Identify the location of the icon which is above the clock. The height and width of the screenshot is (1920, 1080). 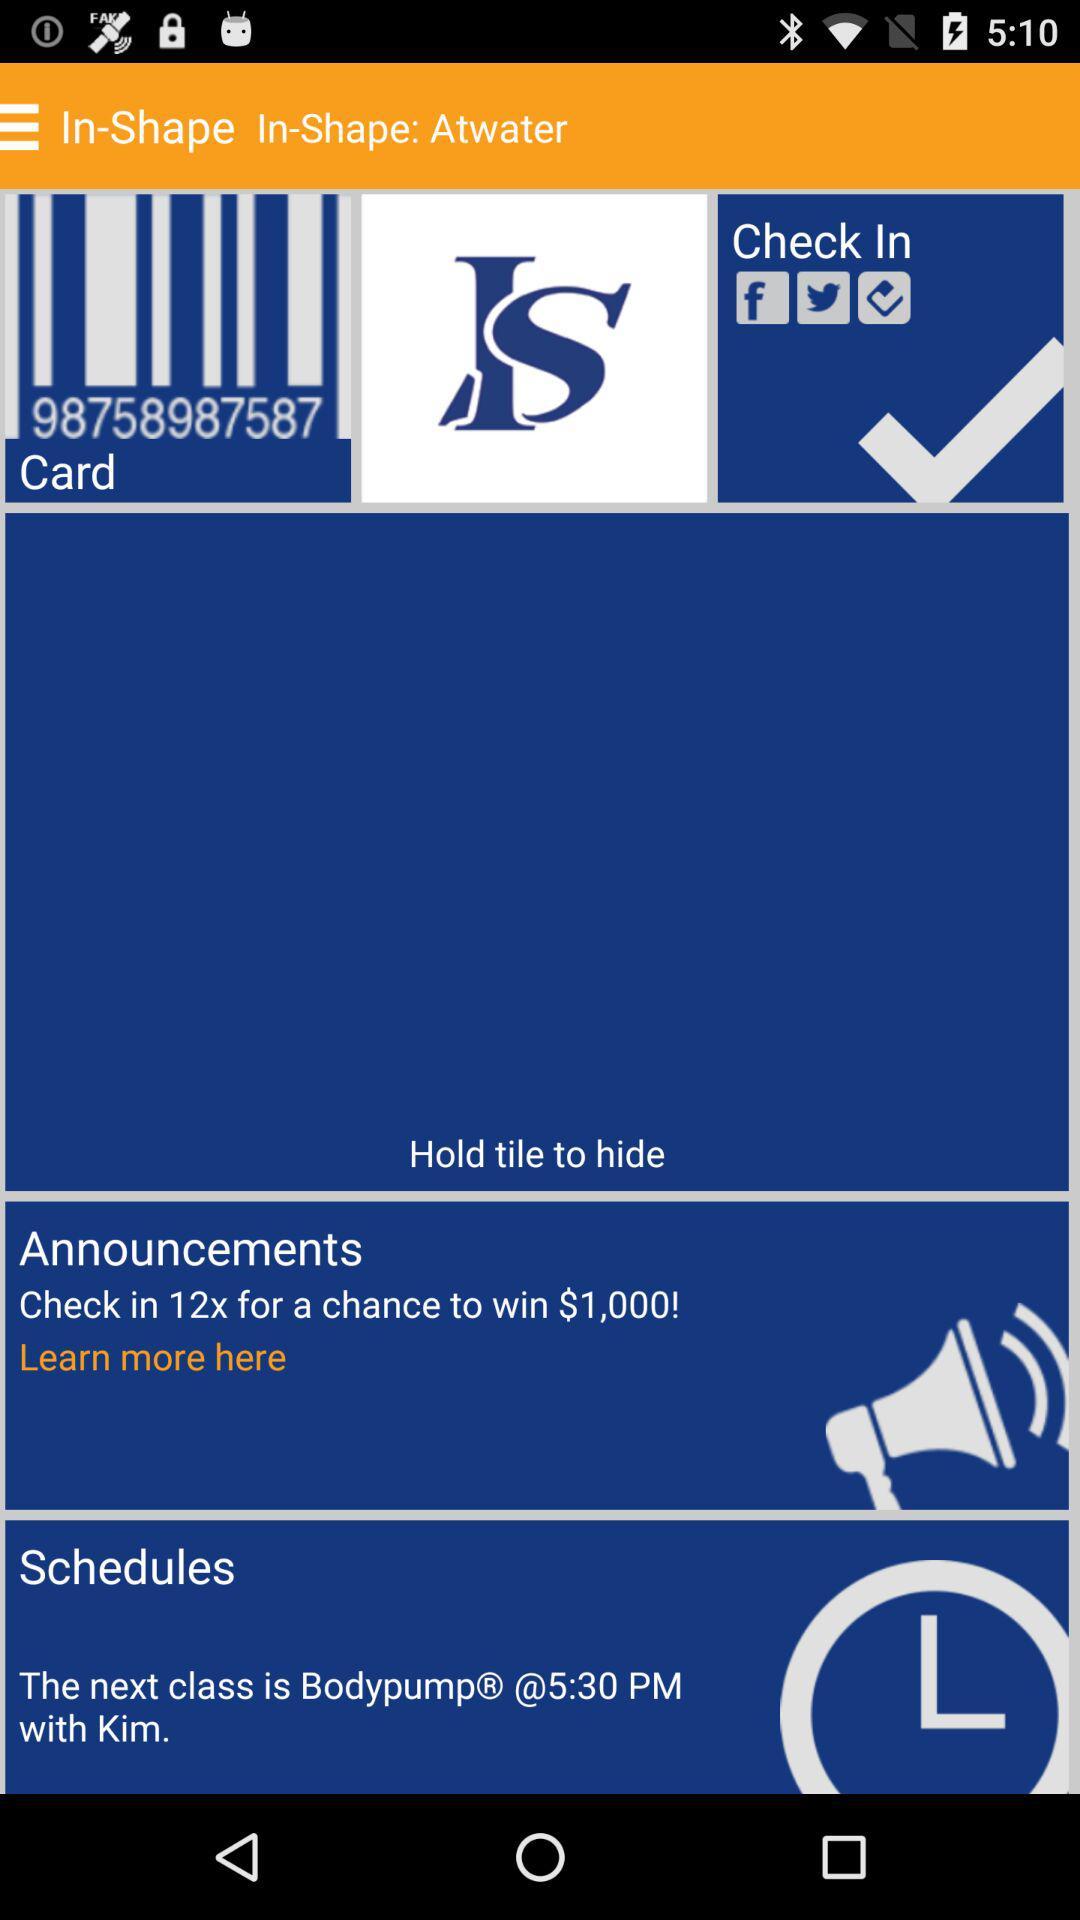
(882, 1393).